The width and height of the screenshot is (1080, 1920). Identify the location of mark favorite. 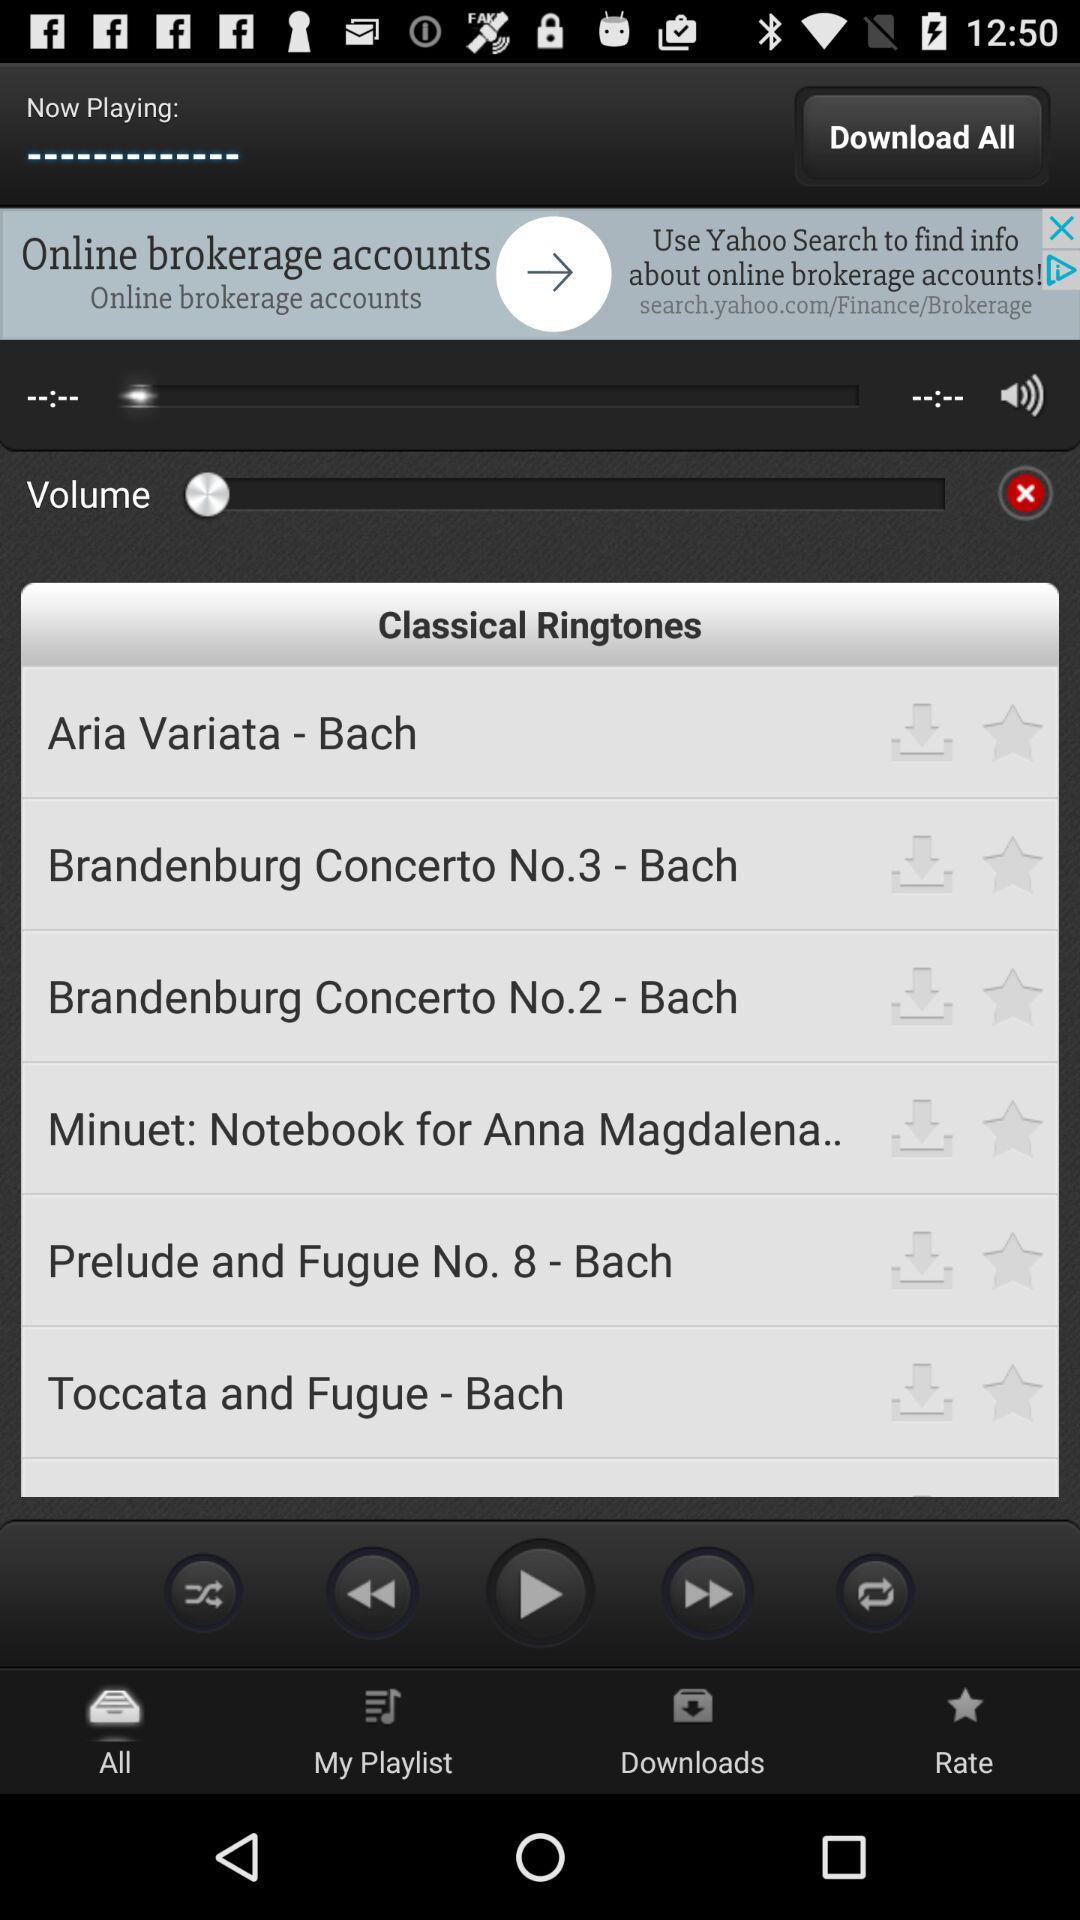
(1013, 1258).